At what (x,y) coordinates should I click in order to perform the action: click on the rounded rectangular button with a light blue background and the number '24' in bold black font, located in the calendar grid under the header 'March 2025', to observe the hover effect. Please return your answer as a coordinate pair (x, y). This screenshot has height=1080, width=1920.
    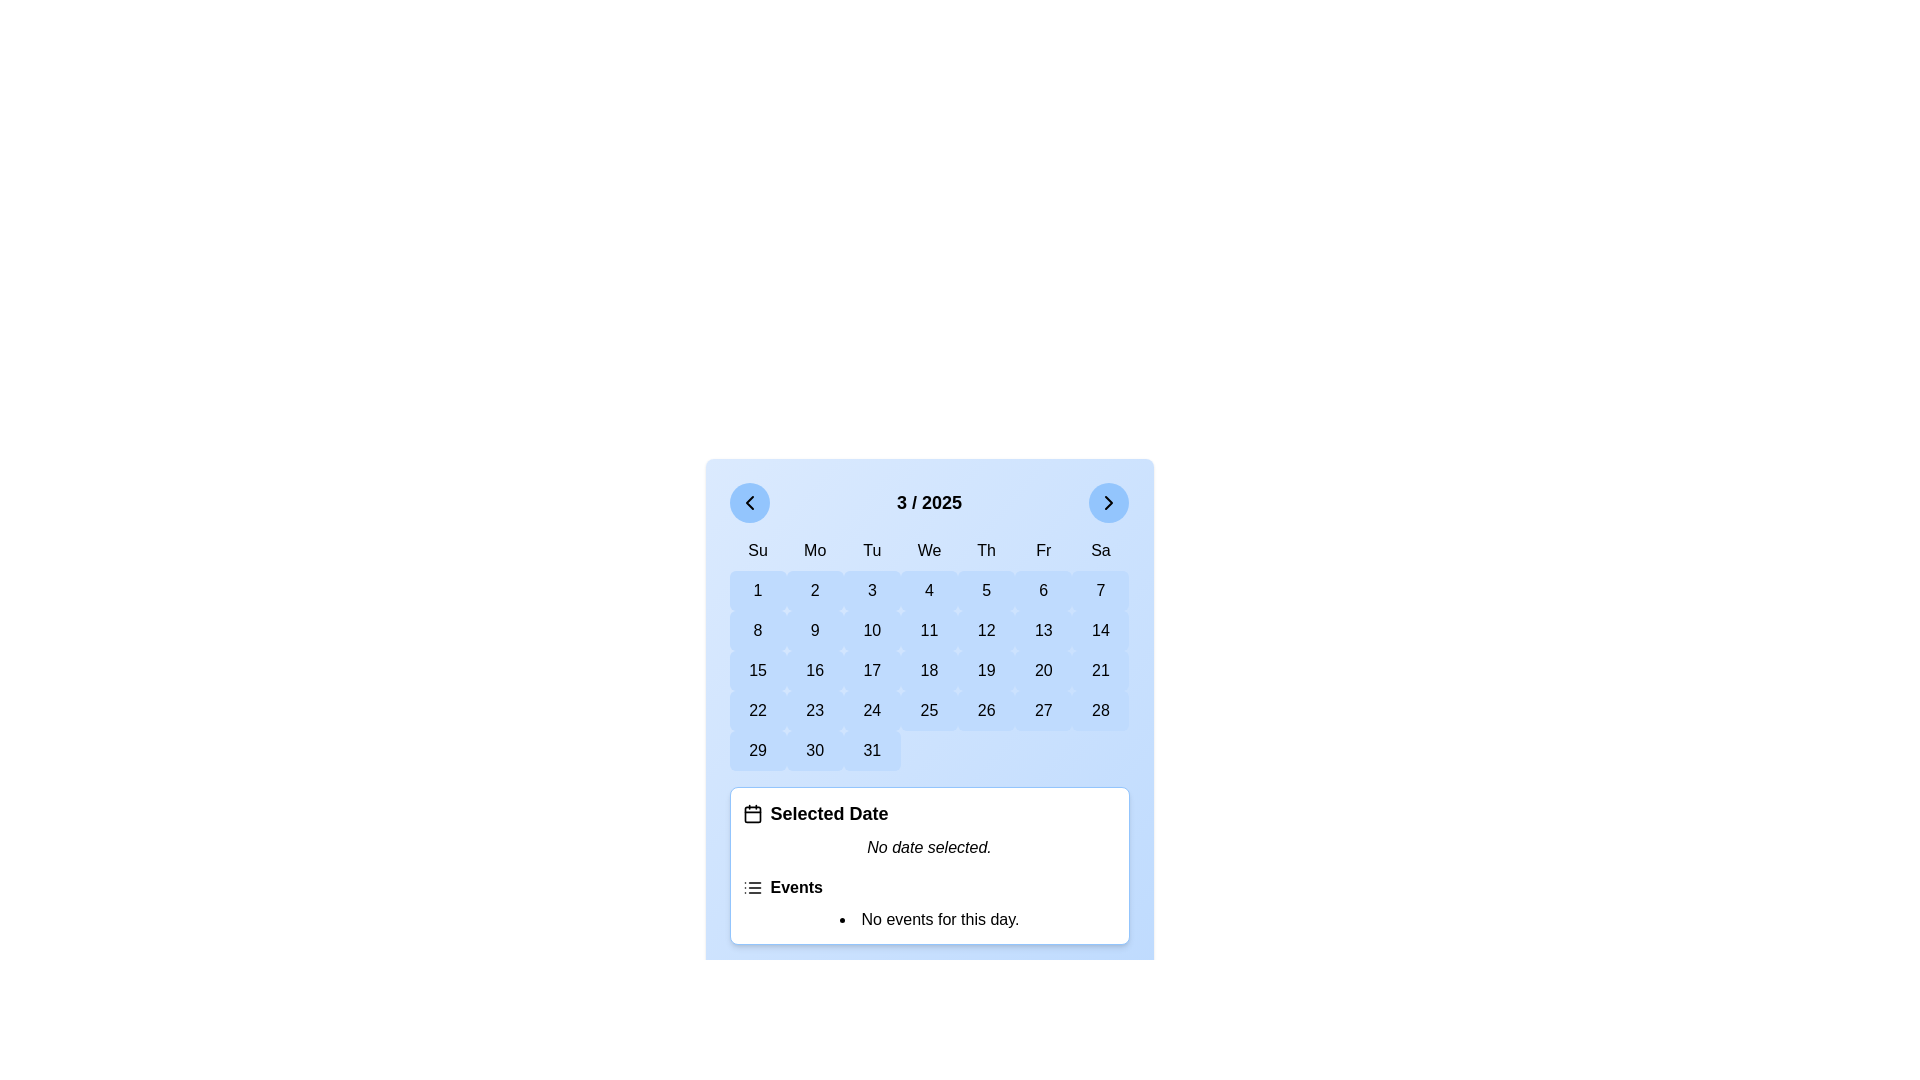
    Looking at the image, I should click on (872, 709).